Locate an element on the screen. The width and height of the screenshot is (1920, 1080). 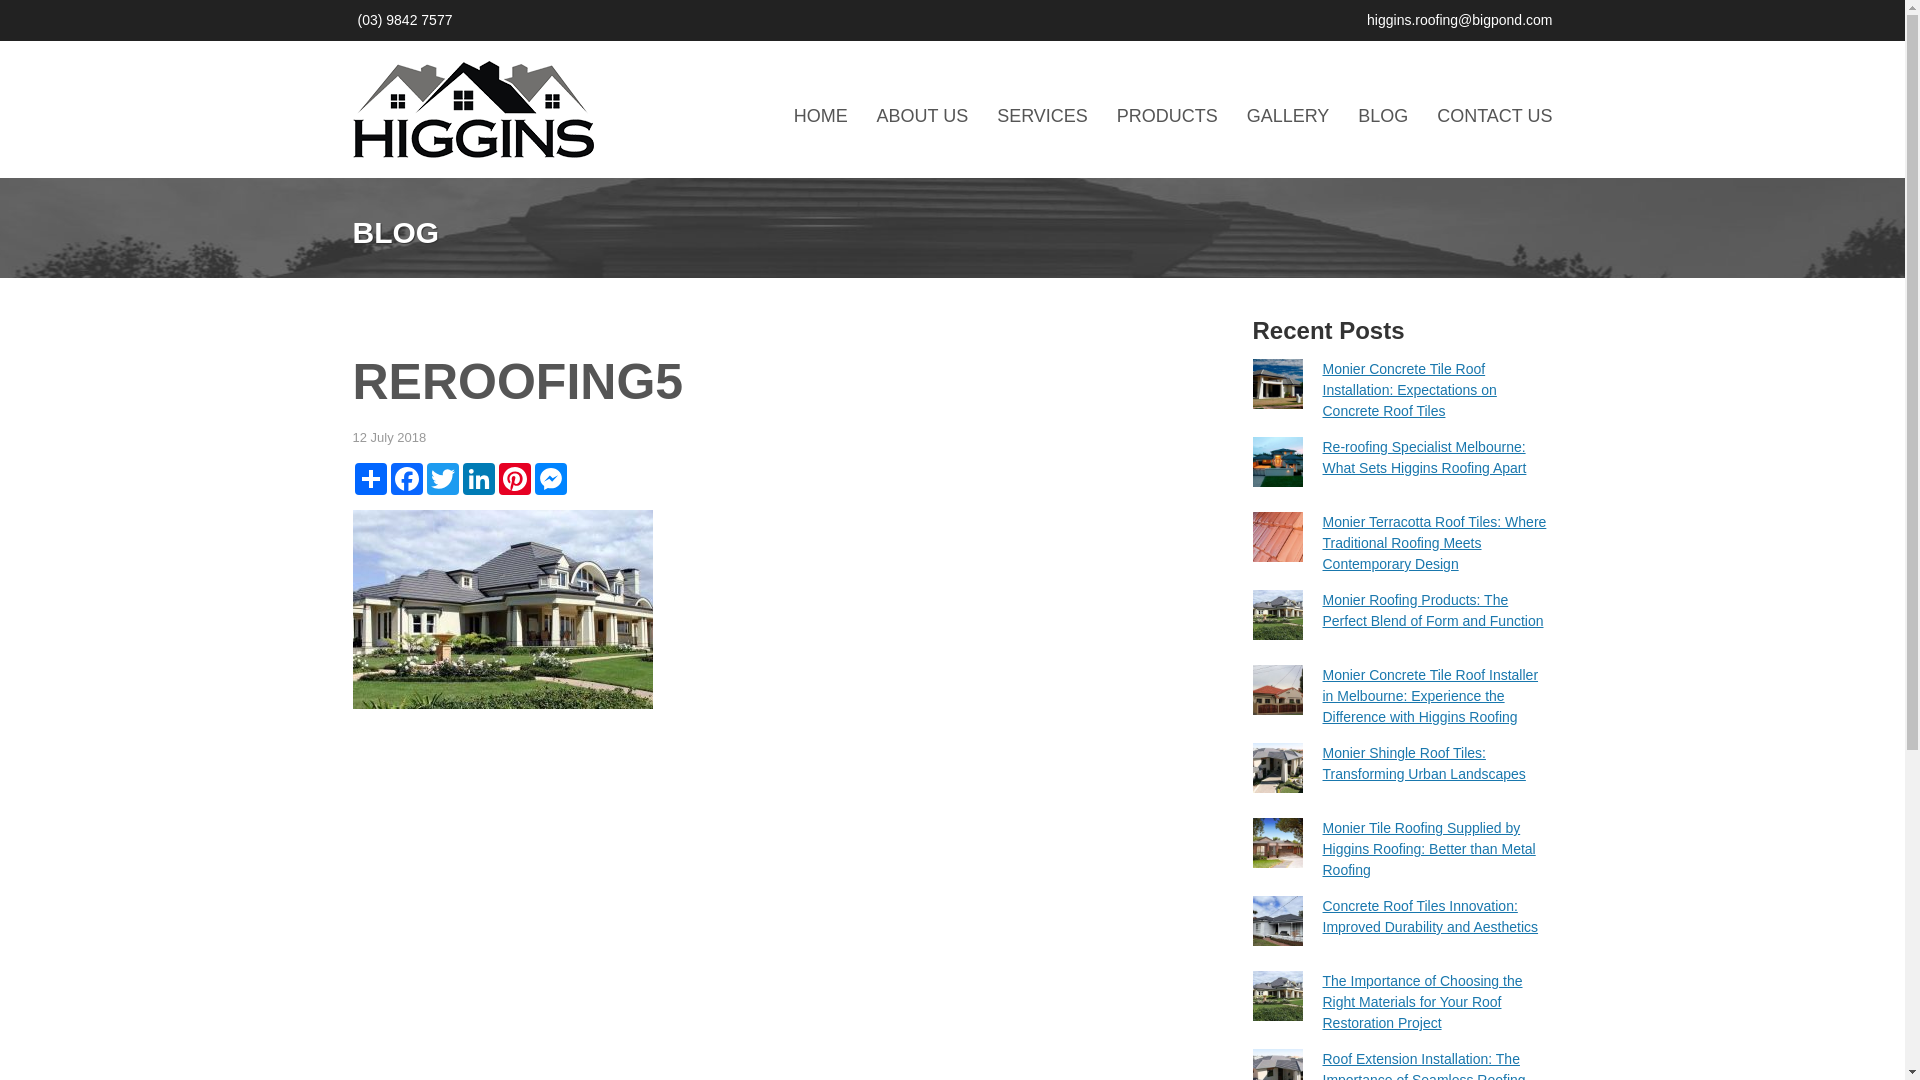
'Pinterest' is located at coordinates (495, 478).